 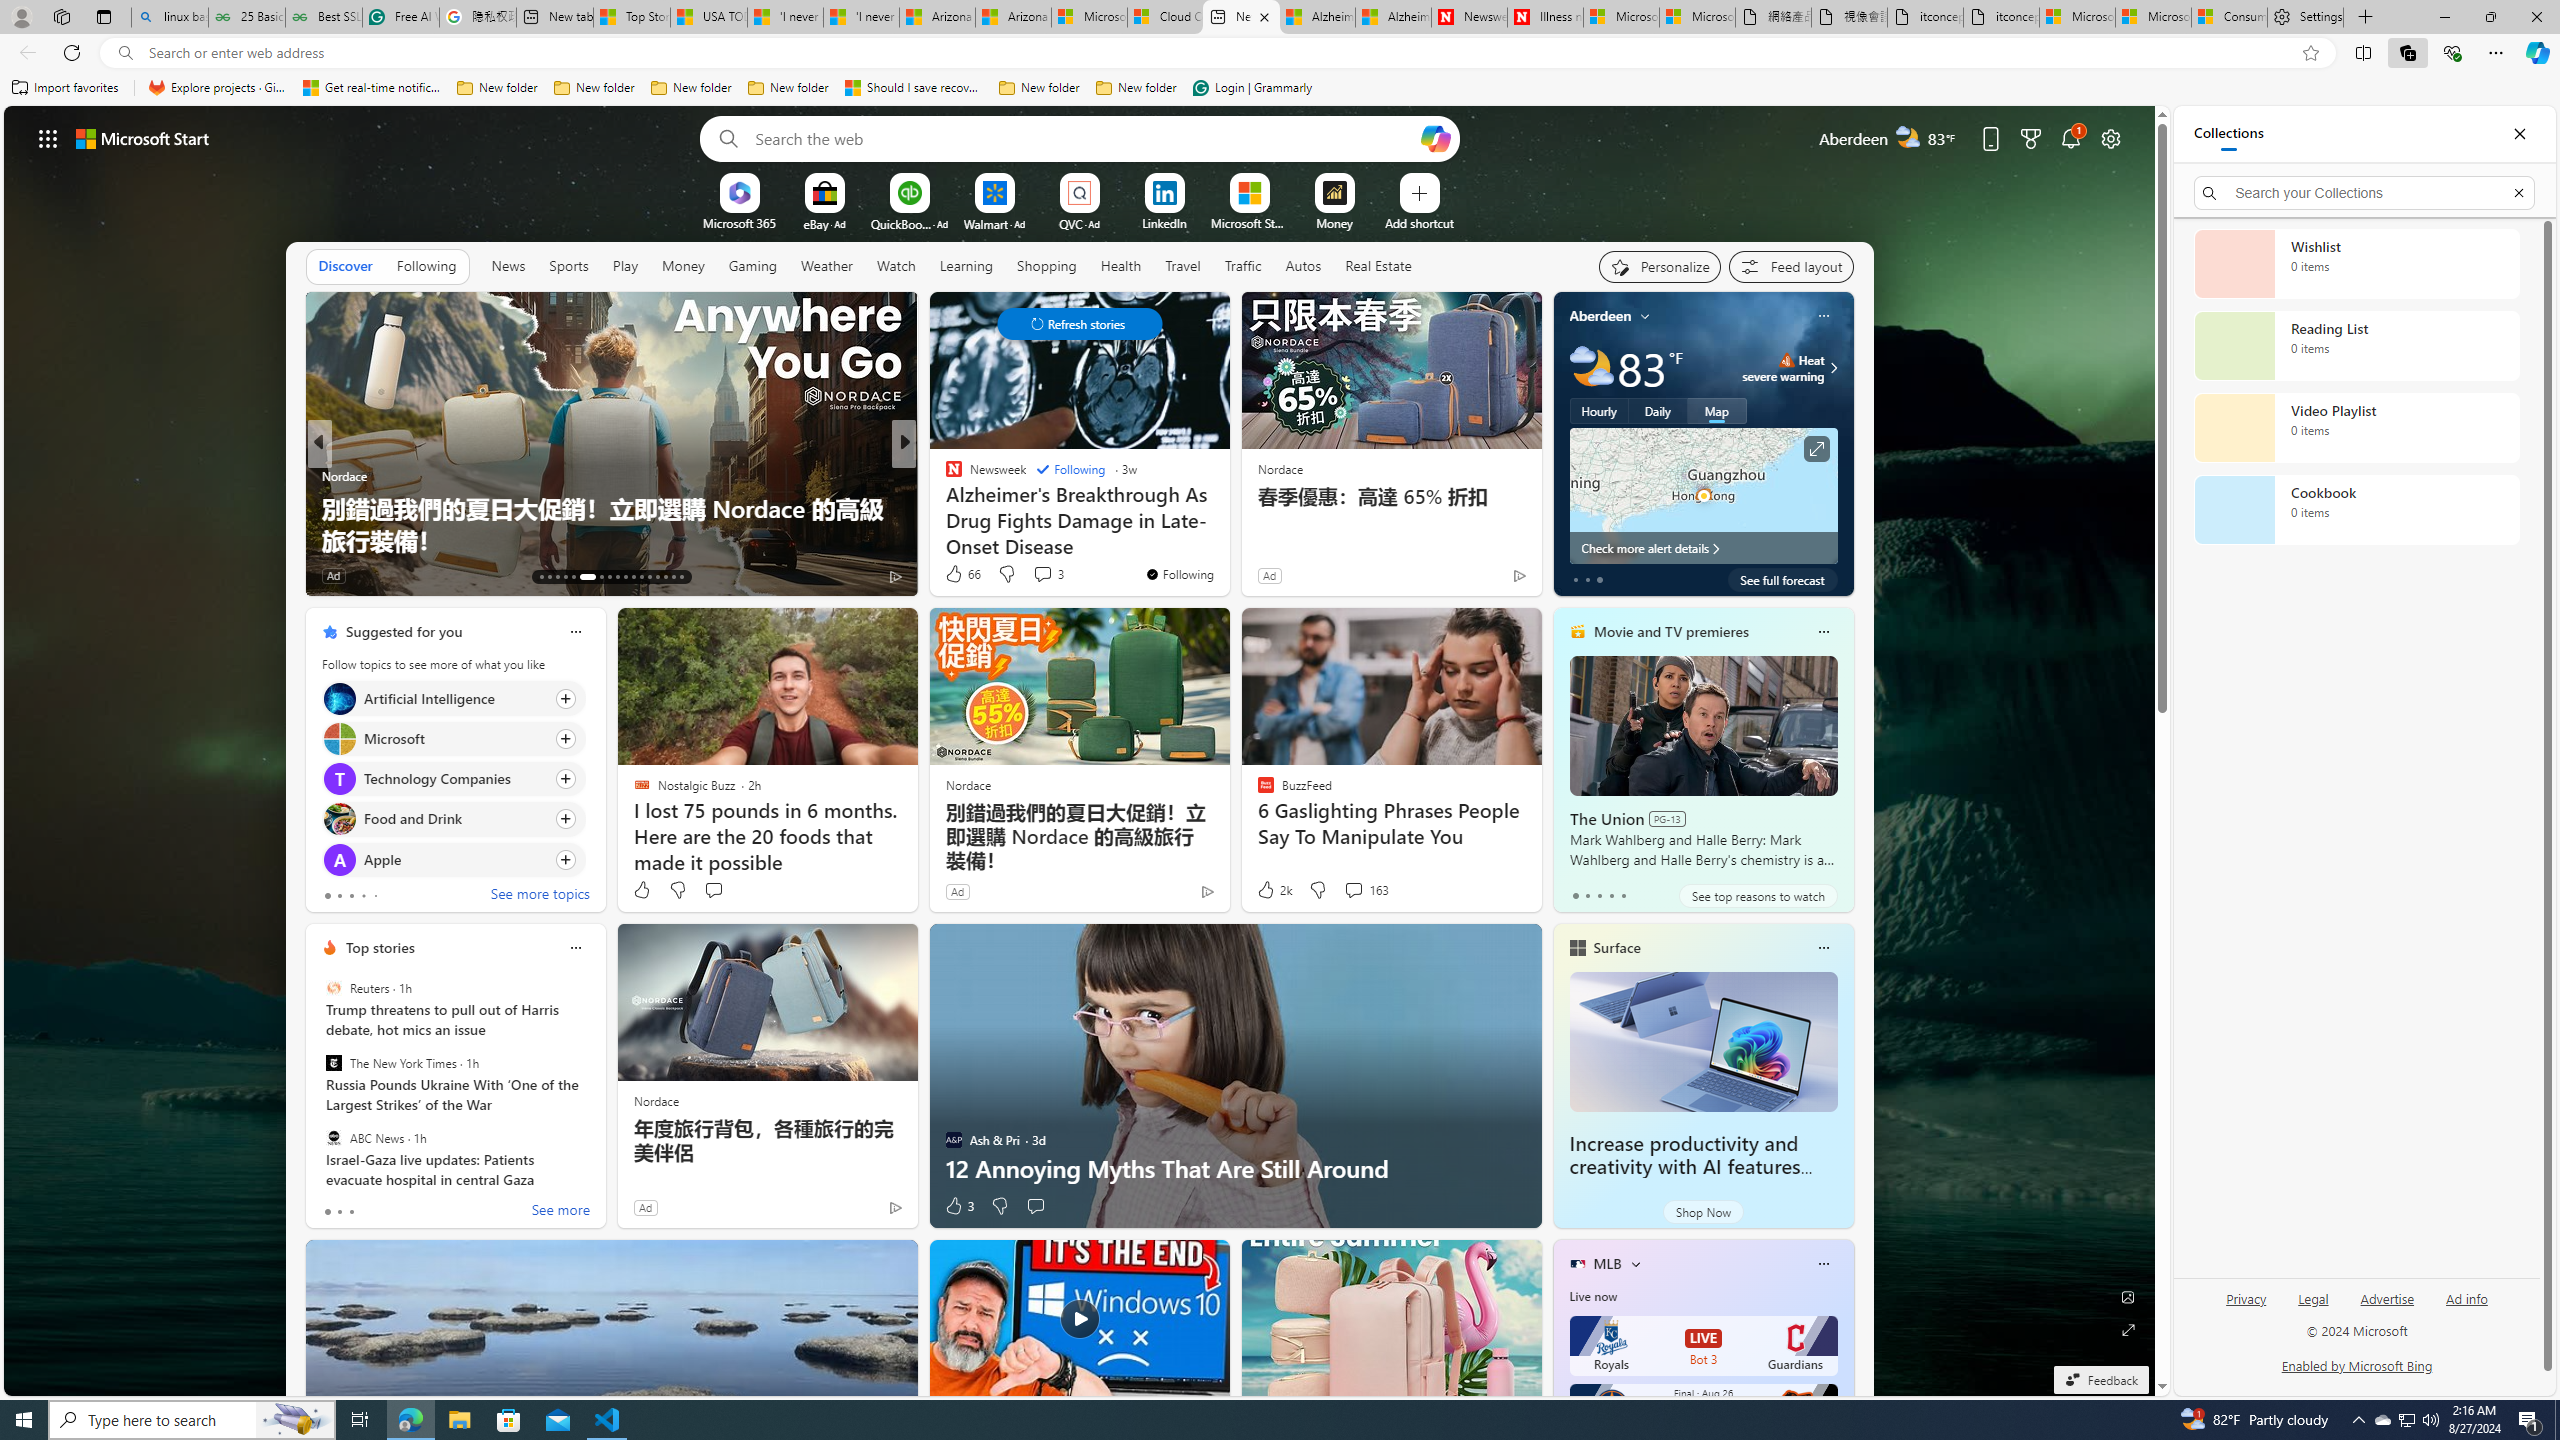 I want to click on 'Click to follow topic Apple', so click(x=452, y=858).